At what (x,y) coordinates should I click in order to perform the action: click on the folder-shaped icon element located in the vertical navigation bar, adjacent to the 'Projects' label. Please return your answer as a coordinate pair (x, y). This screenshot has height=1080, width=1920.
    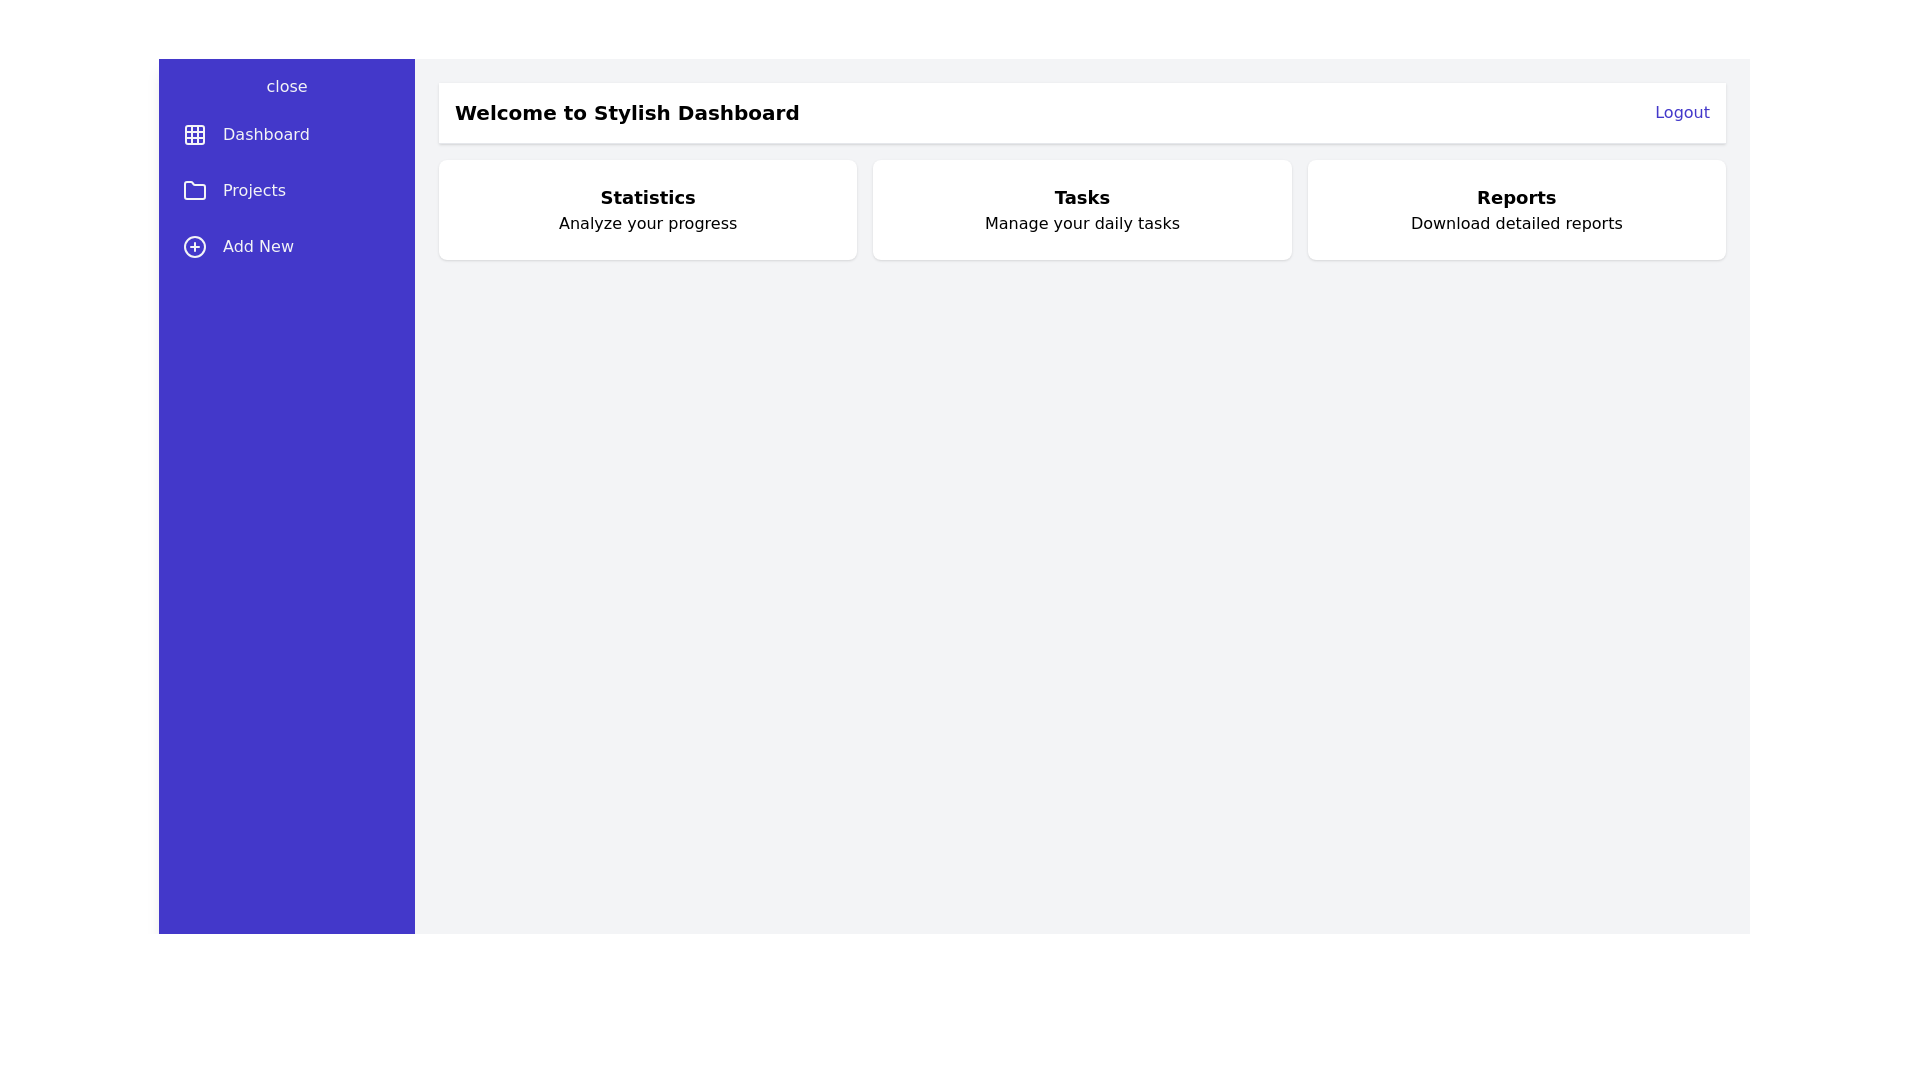
    Looking at the image, I should click on (195, 190).